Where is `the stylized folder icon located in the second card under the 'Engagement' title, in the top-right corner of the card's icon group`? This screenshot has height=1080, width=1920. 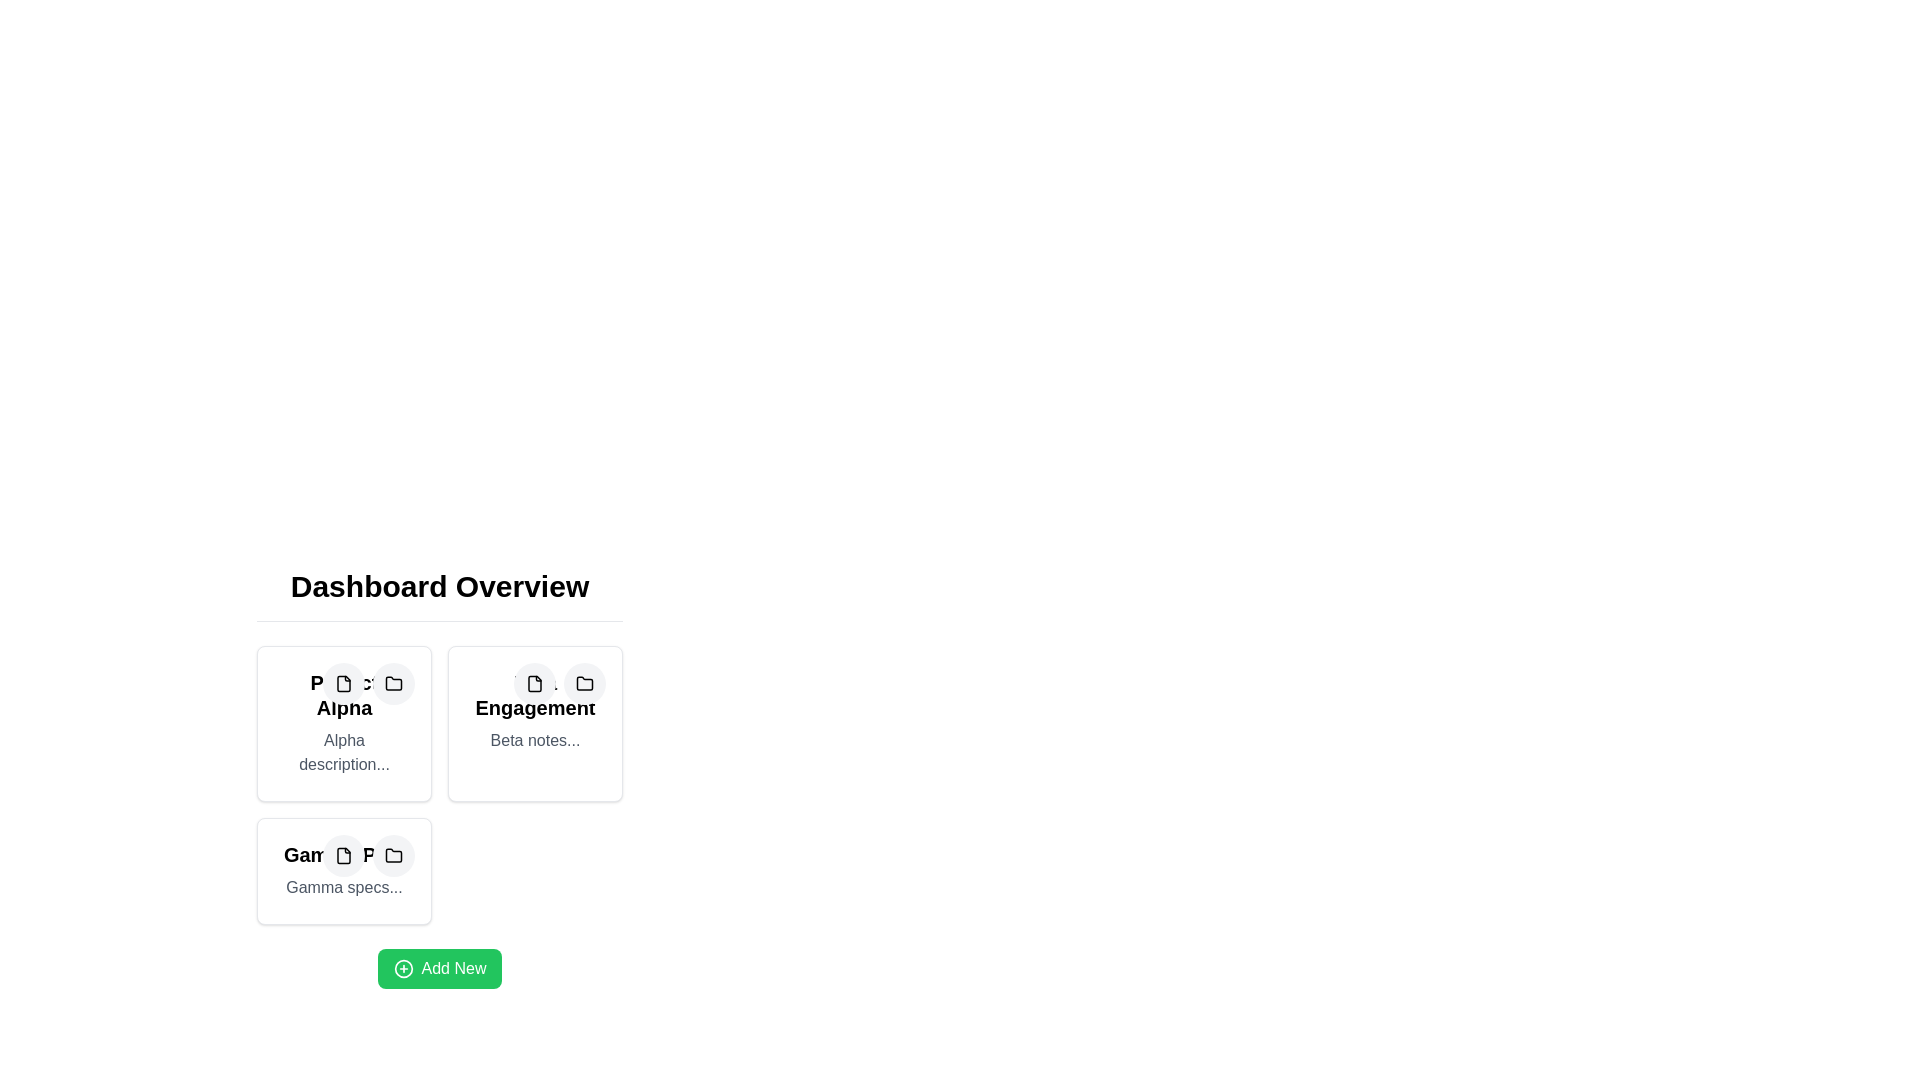
the stylized folder icon located in the second card under the 'Engagement' title, in the top-right corner of the card's icon group is located at coordinates (584, 681).